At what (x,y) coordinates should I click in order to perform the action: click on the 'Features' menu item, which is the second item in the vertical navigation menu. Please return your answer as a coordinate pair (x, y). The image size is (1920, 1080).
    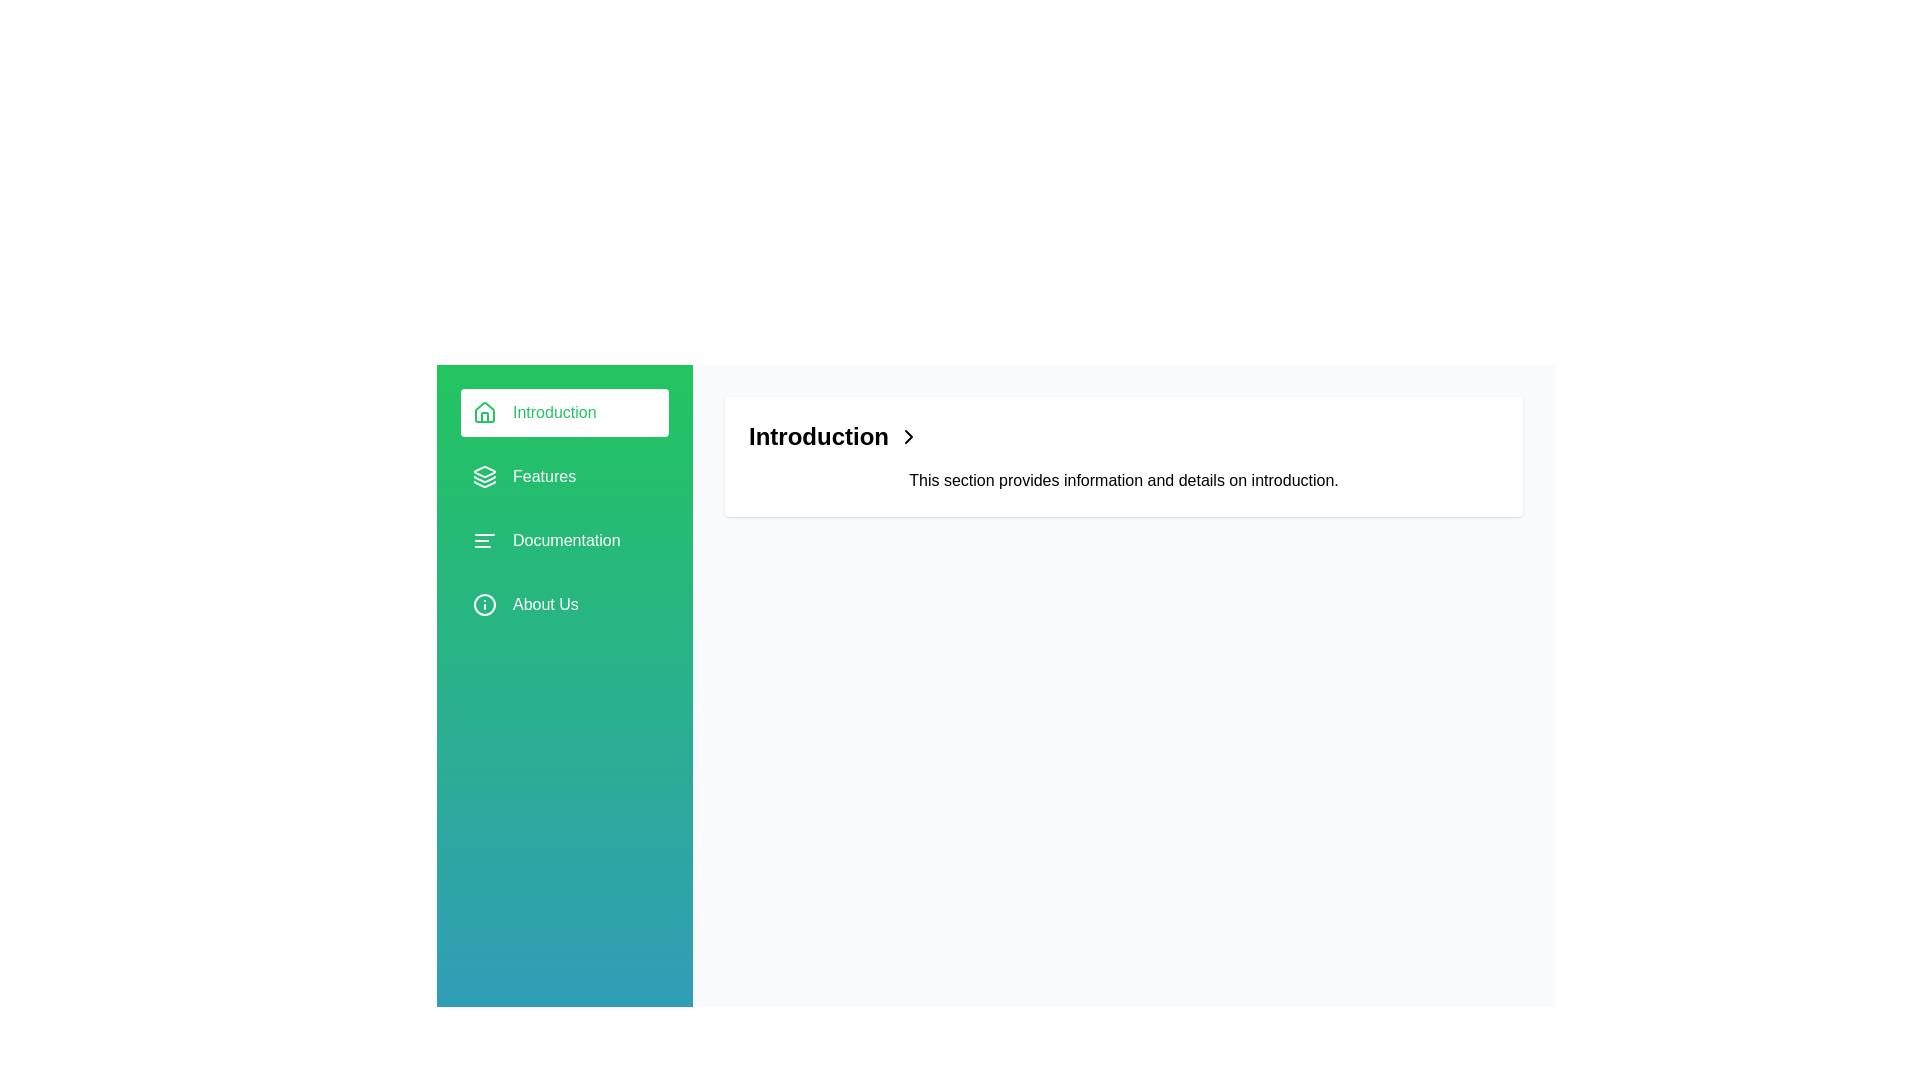
    Looking at the image, I should click on (564, 477).